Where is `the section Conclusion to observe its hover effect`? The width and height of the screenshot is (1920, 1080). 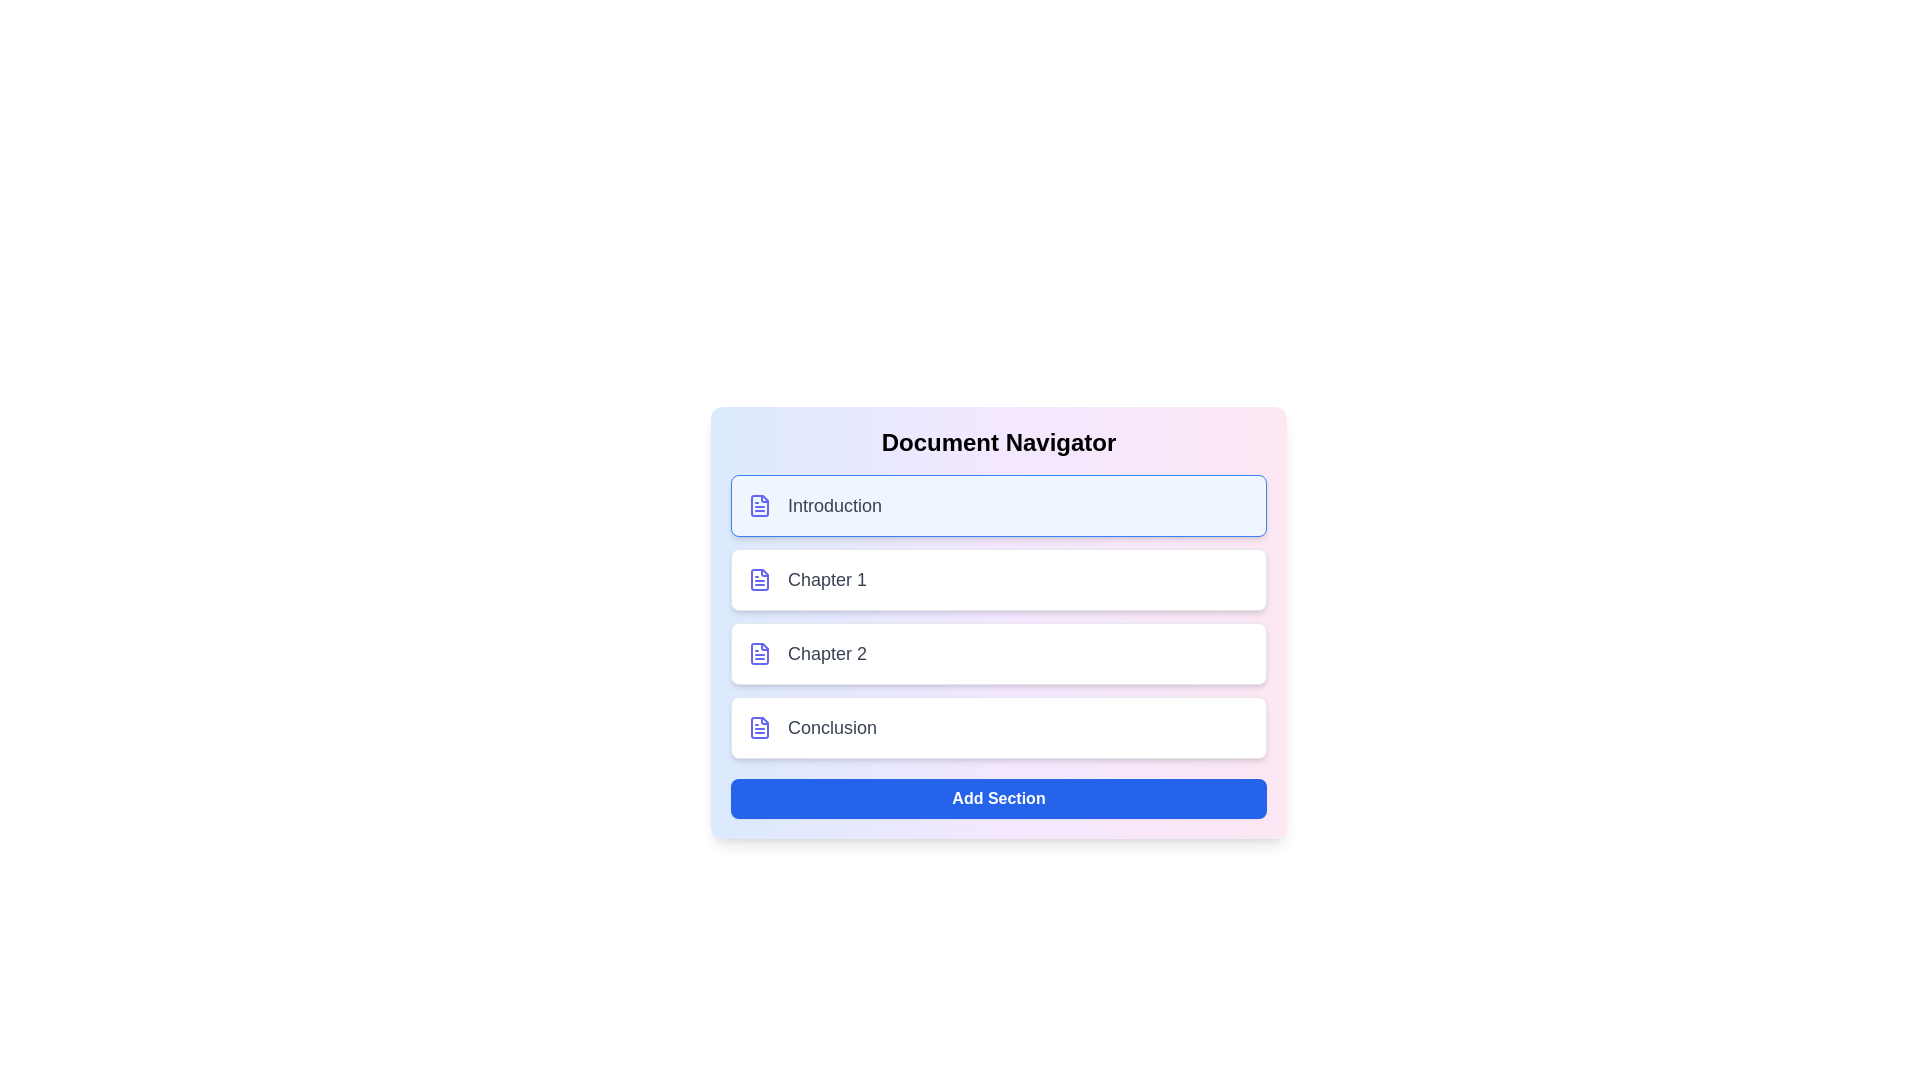 the section Conclusion to observe its hover effect is located at coordinates (998, 728).